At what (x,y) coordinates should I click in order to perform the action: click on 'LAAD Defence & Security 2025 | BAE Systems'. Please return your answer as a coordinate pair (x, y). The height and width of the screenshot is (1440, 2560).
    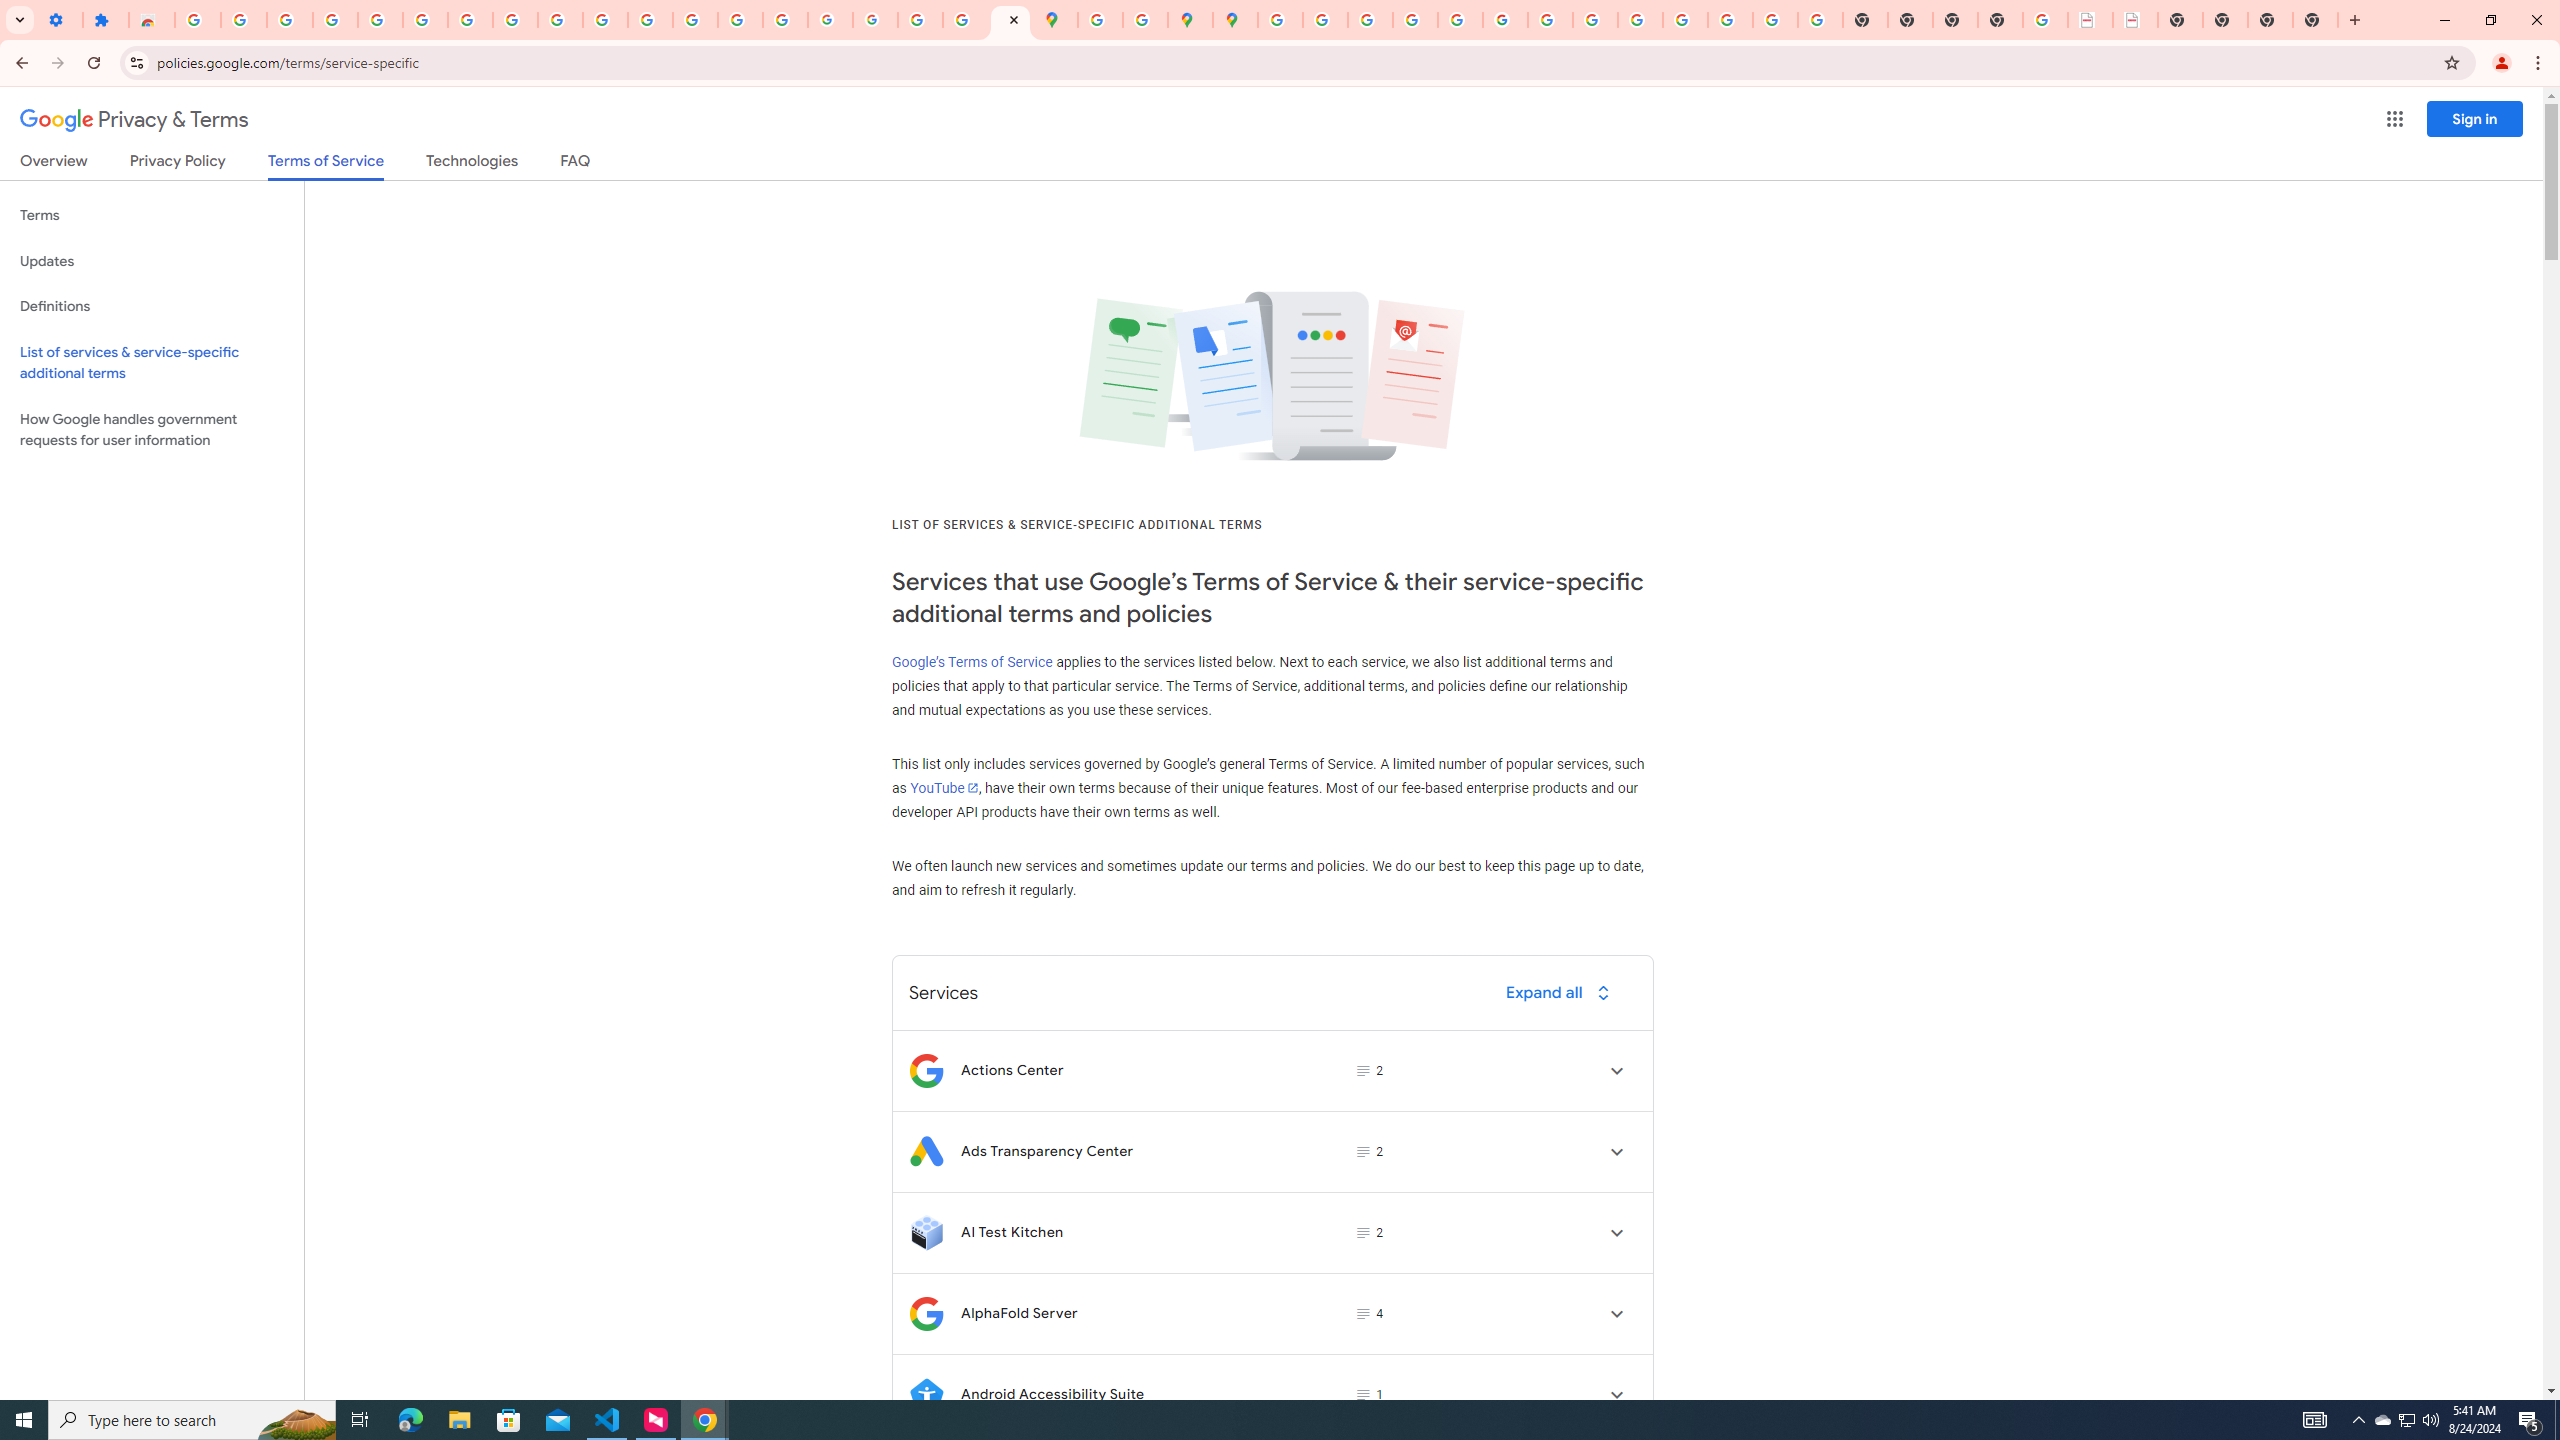
    Looking at the image, I should click on (2090, 19).